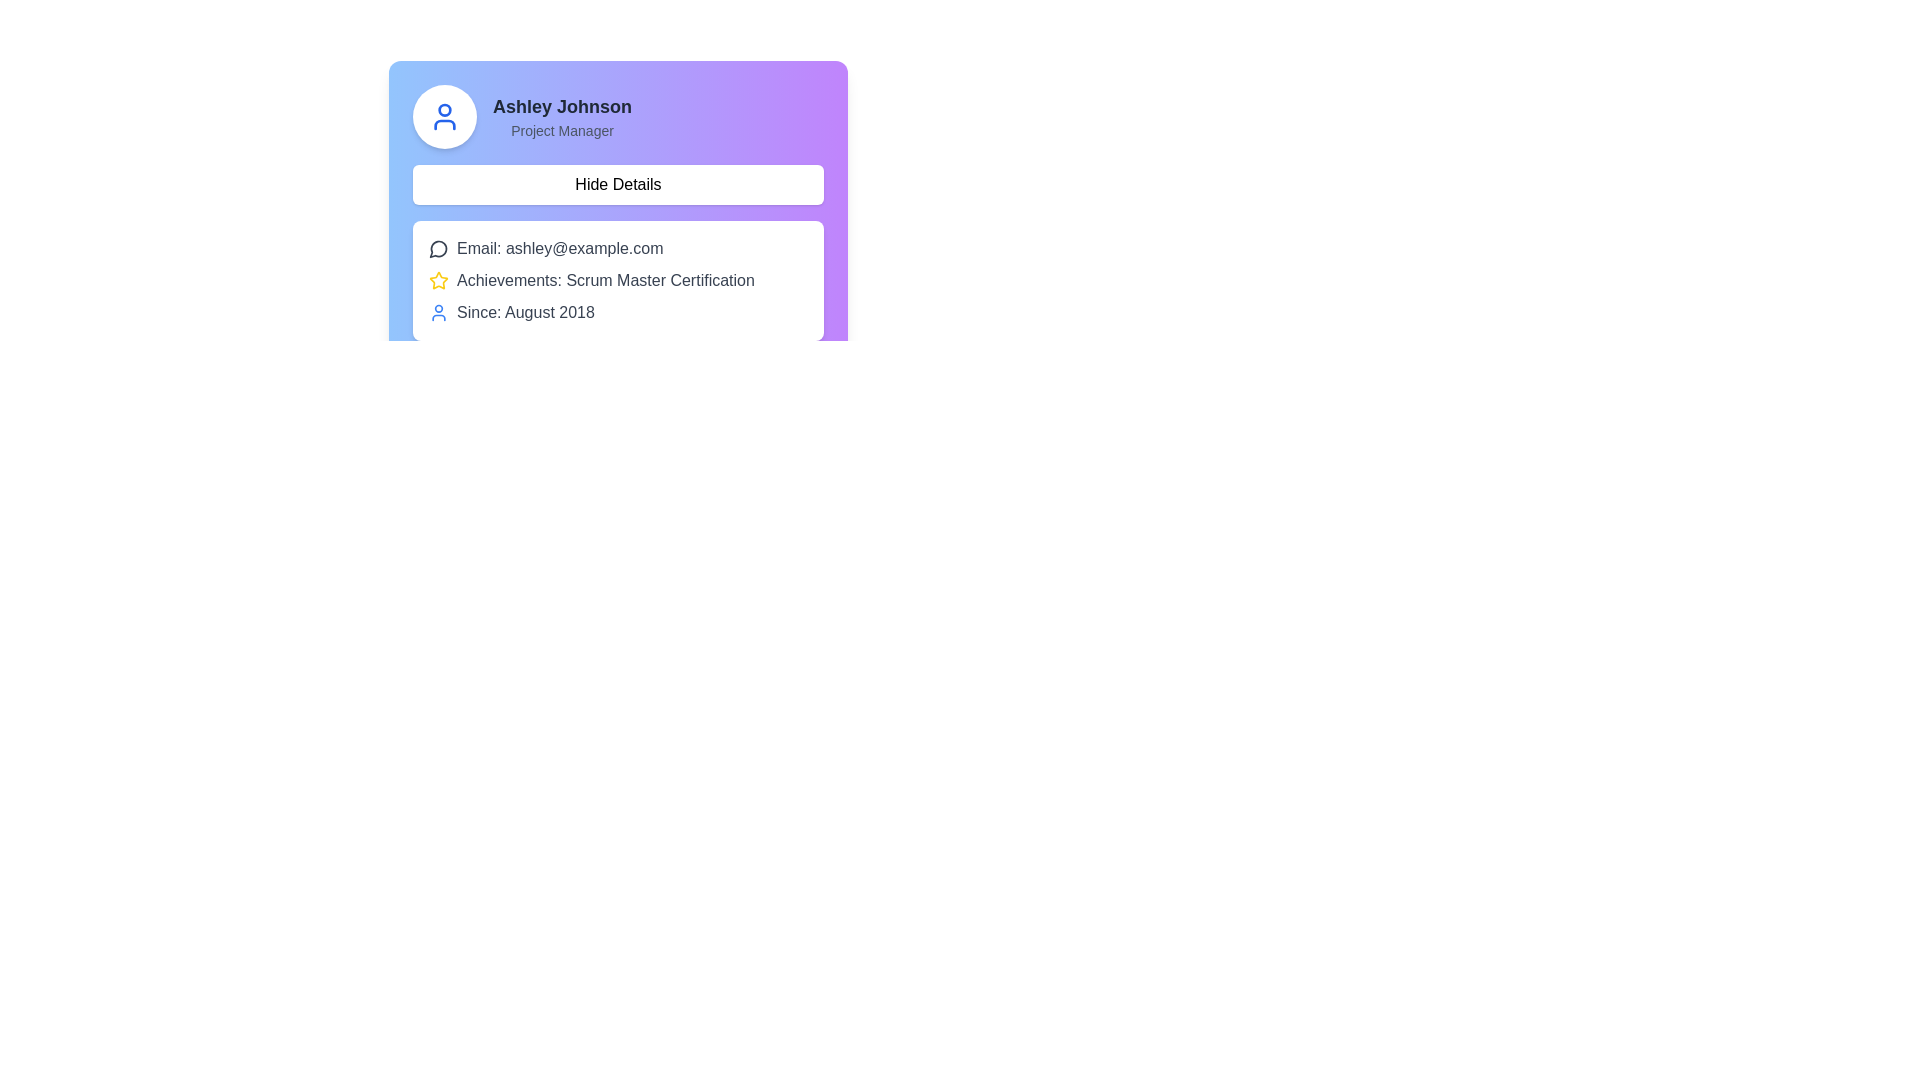 Image resolution: width=1920 pixels, height=1080 pixels. I want to click on the small, circular speech bubble icon located next to the text 'Email: ashley@example.com' in the user profile card, so click(437, 248).